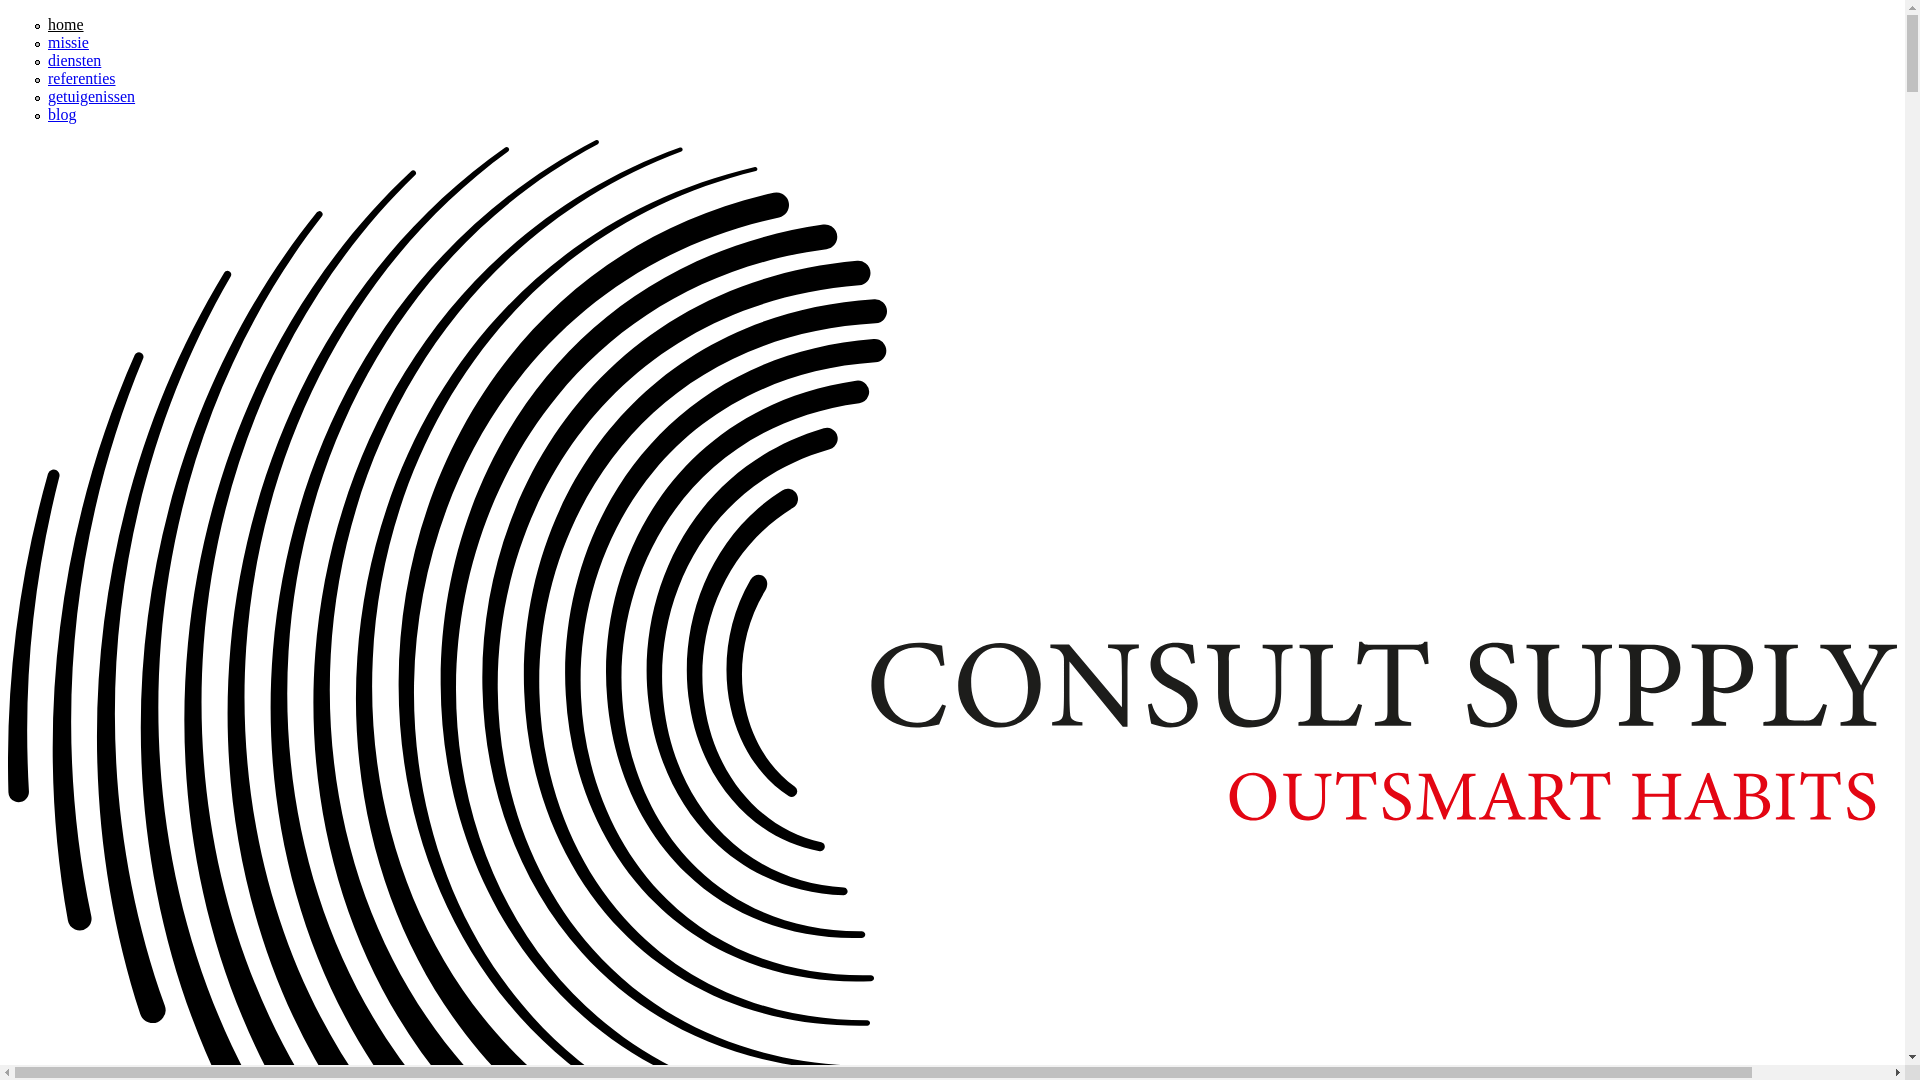 The width and height of the screenshot is (1920, 1080). I want to click on 'home', so click(66, 24).